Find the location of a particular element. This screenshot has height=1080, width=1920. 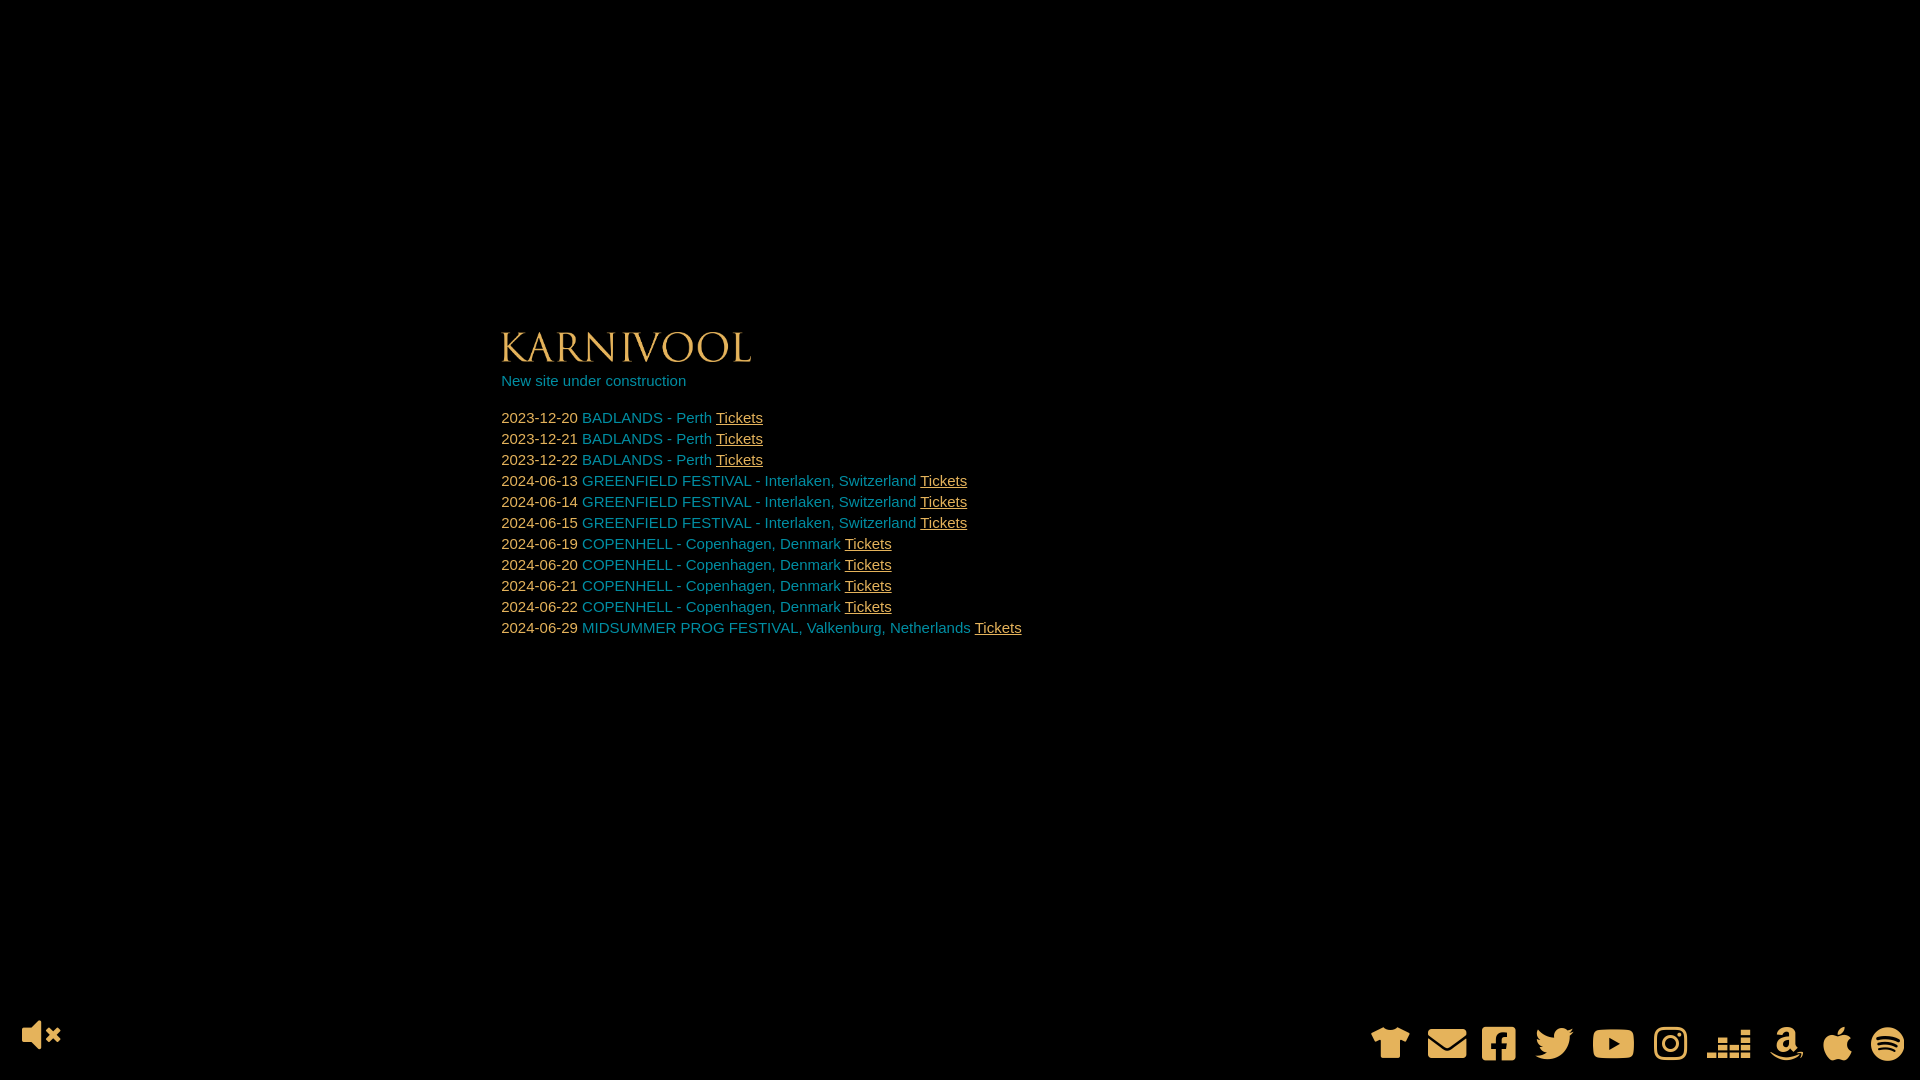

'Tickets' is located at coordinates (738, 437).